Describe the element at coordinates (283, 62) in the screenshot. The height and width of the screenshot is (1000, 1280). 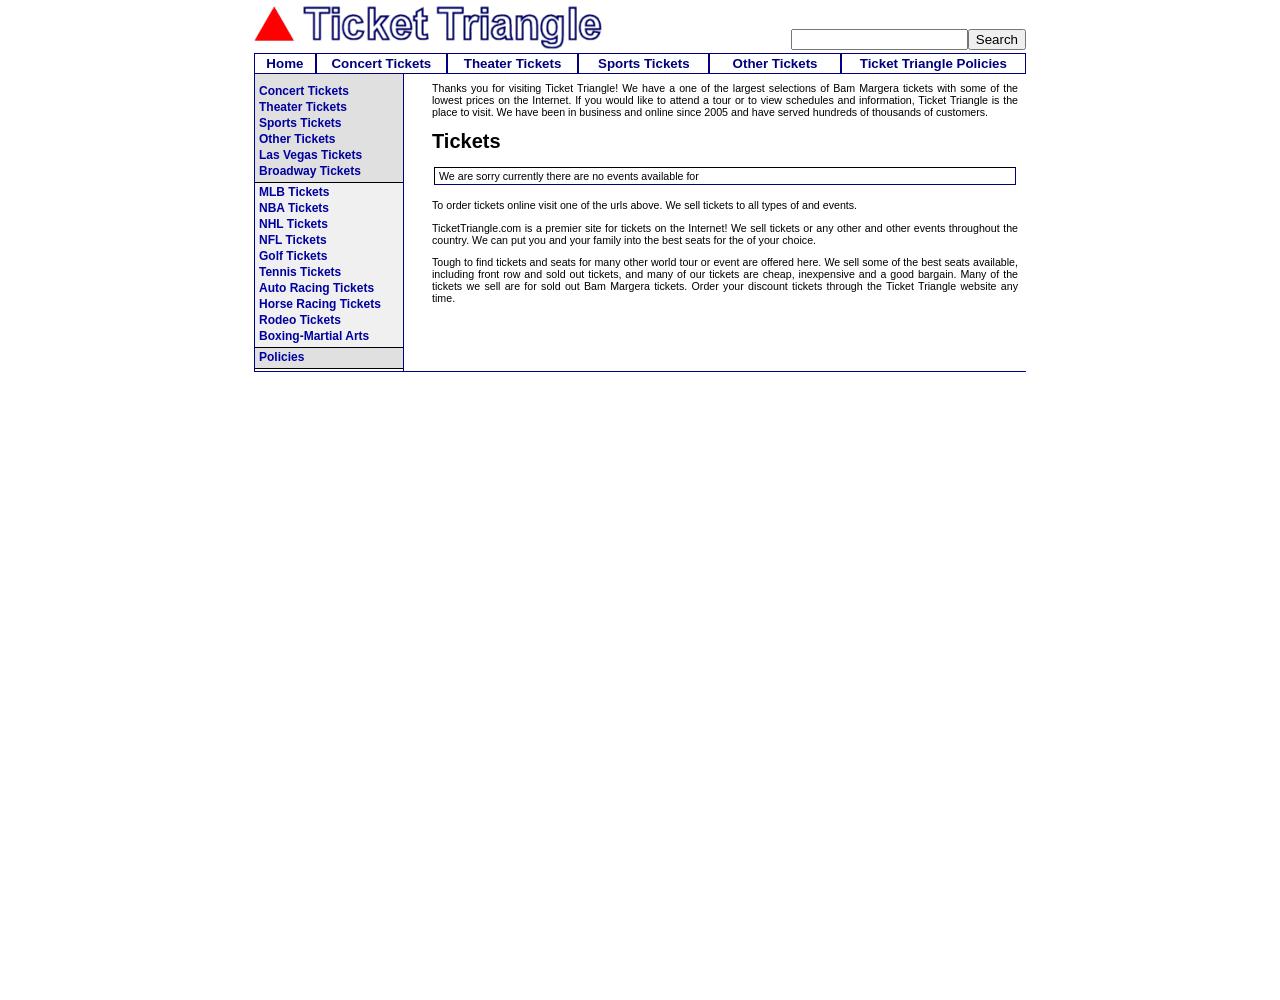
I see `'Home'` at that location.